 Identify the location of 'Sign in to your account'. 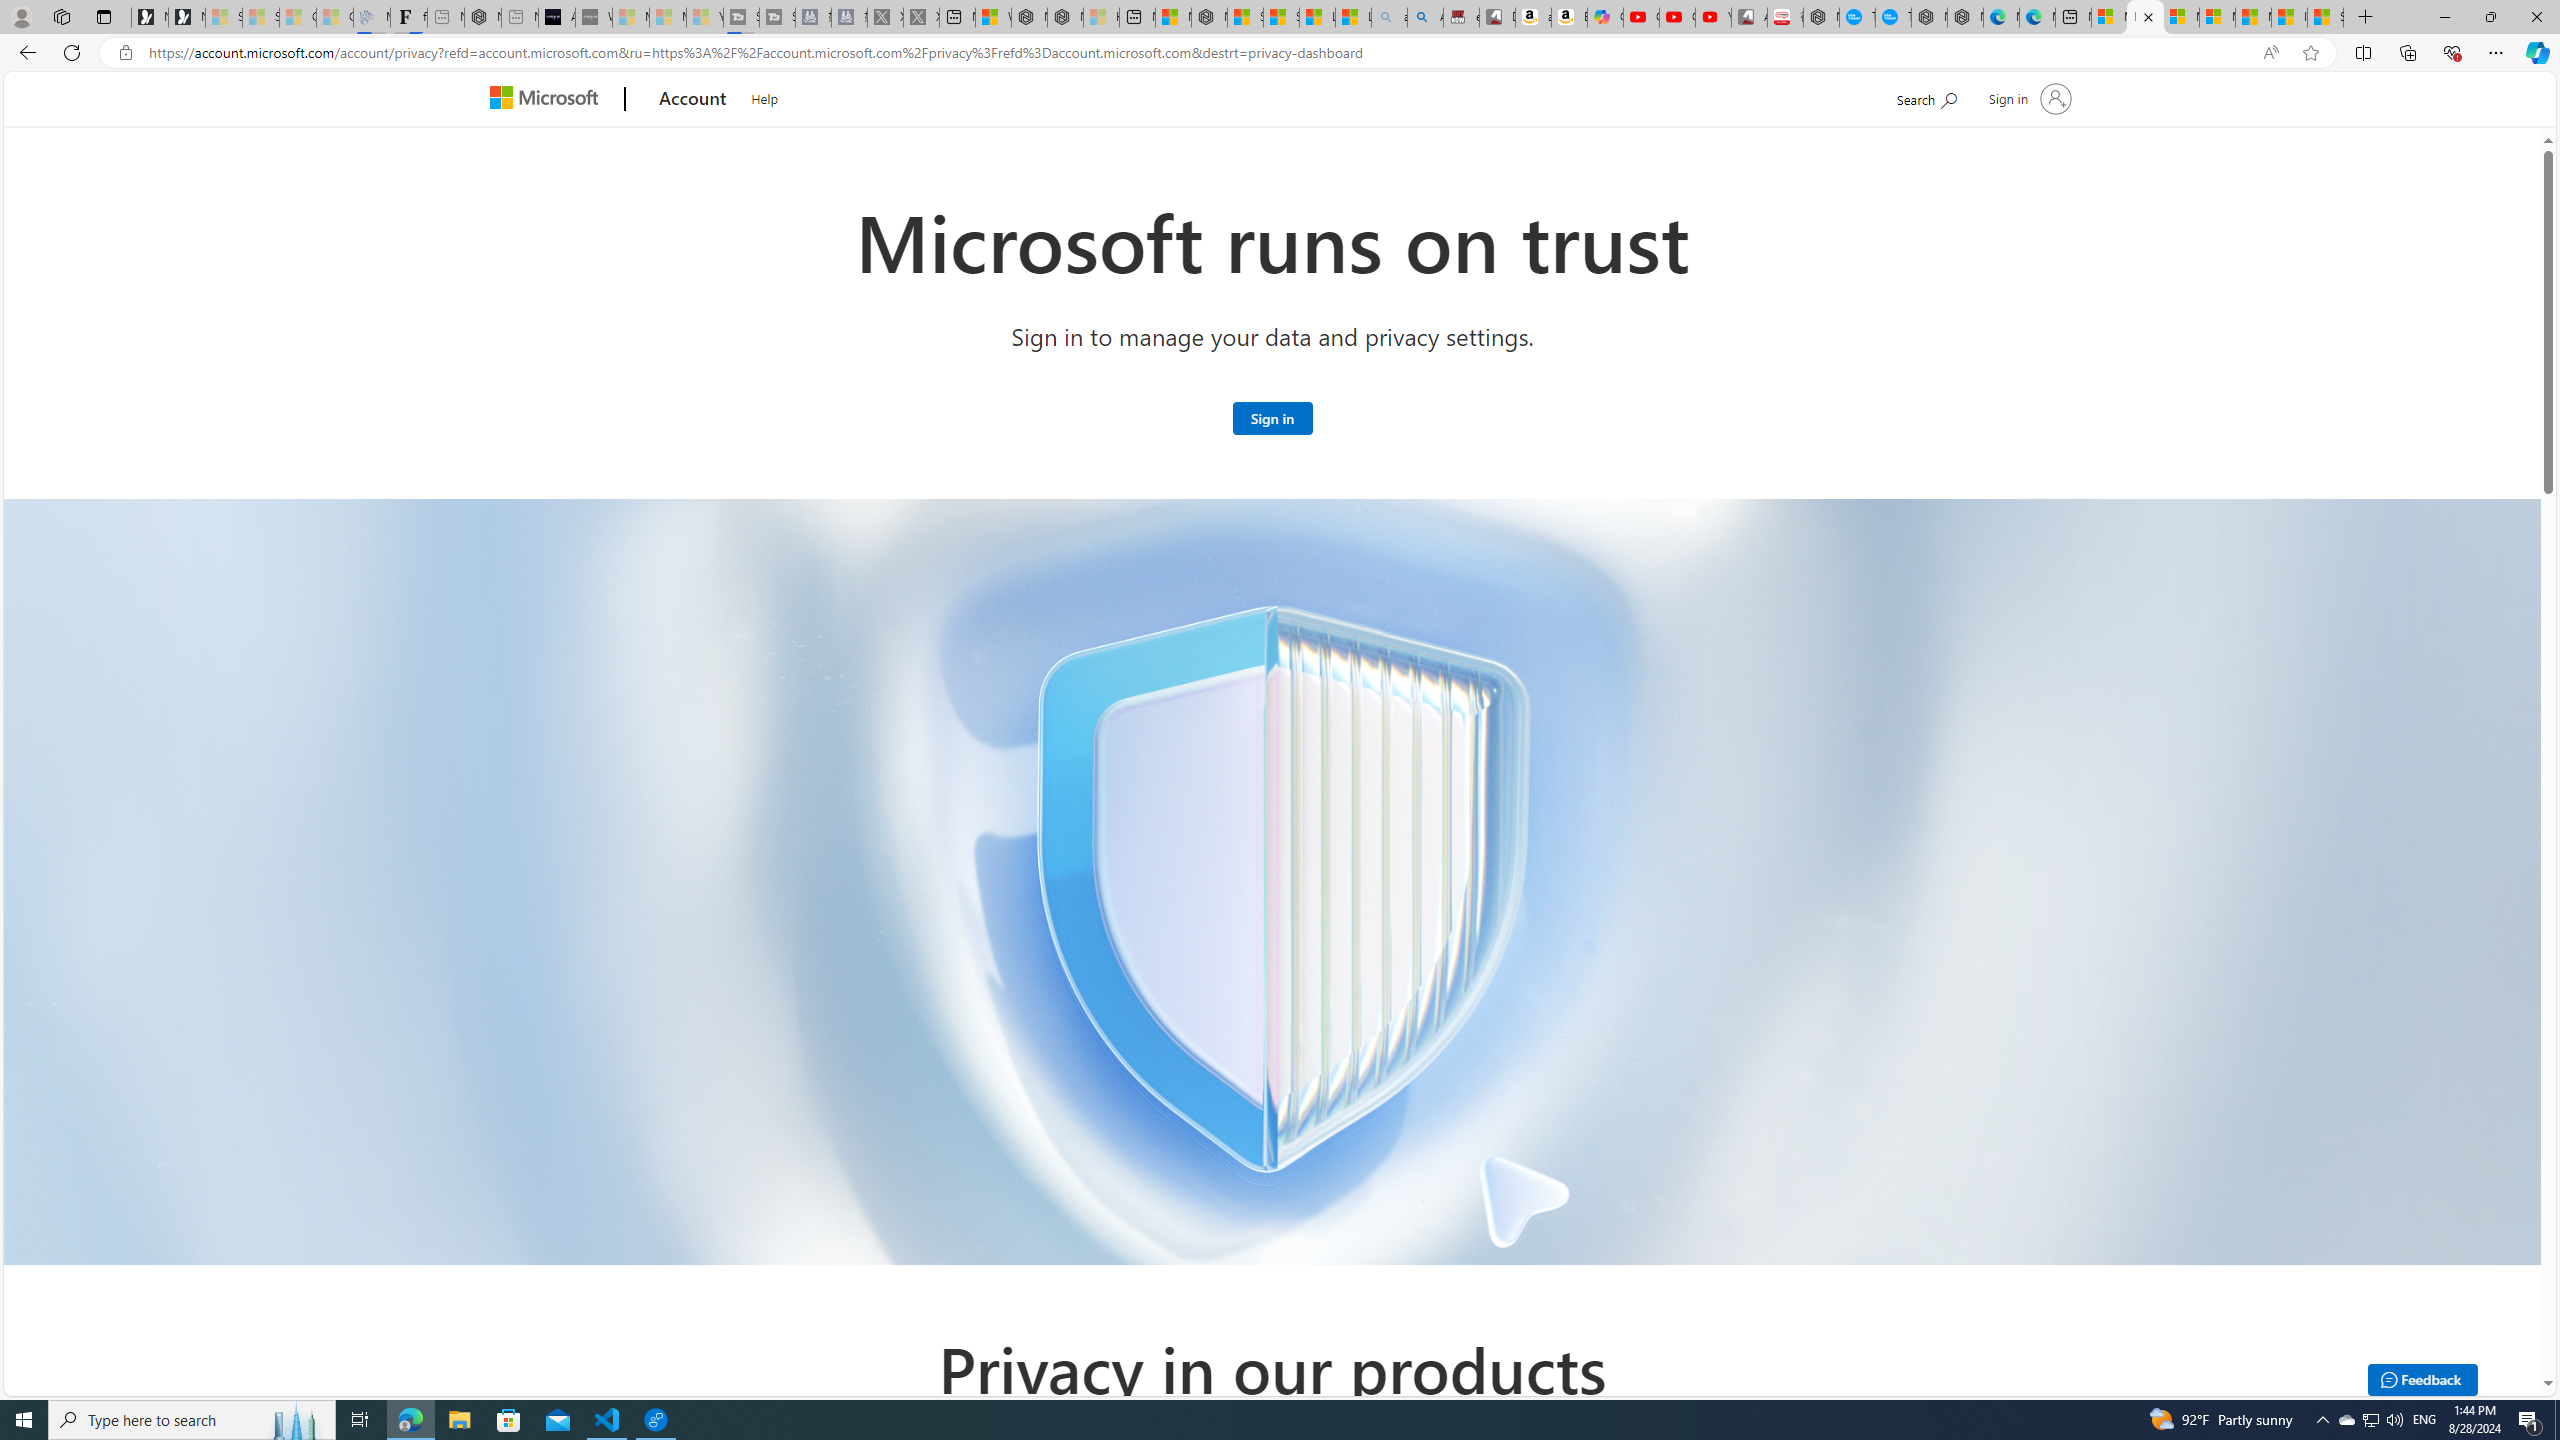
(2026, 97).